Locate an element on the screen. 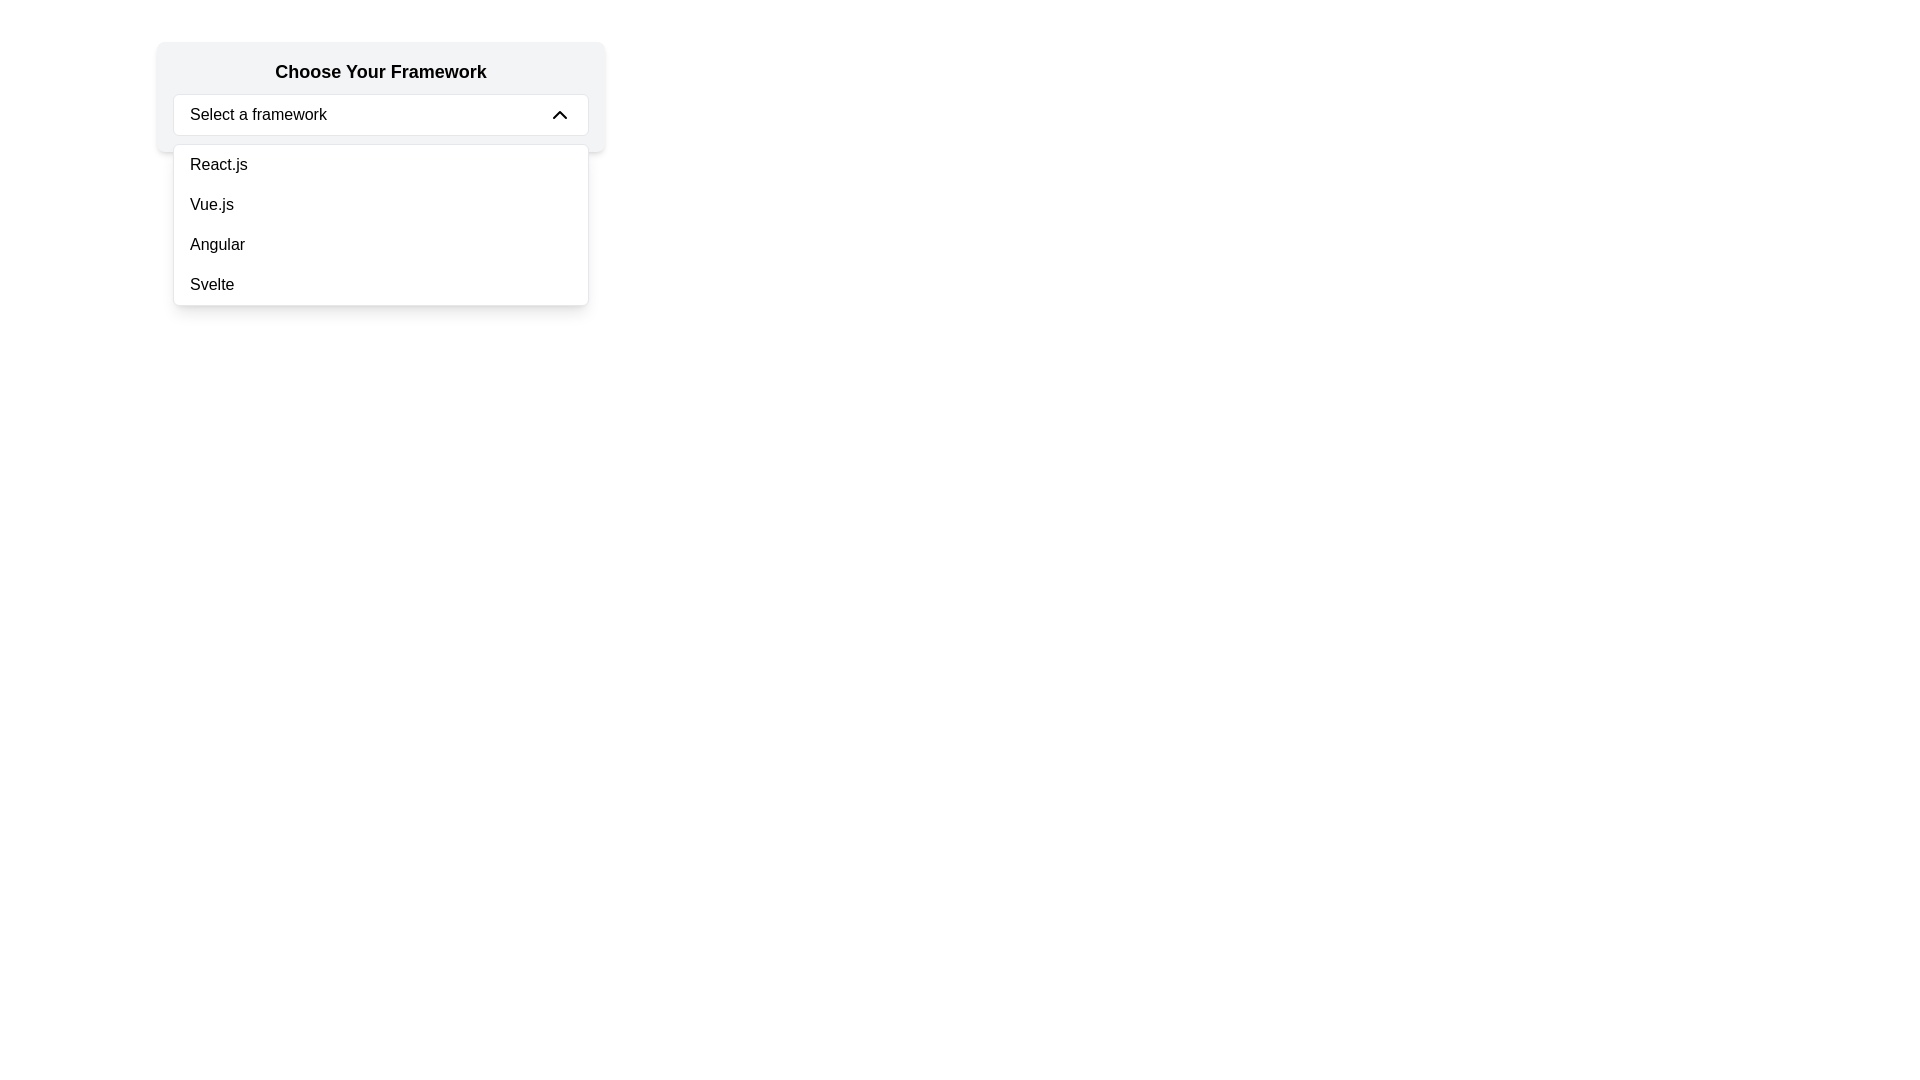  the third option in the dropdown menu that allows selecting 'Angular' as the chosen framework is located at coordinates (380, 244).